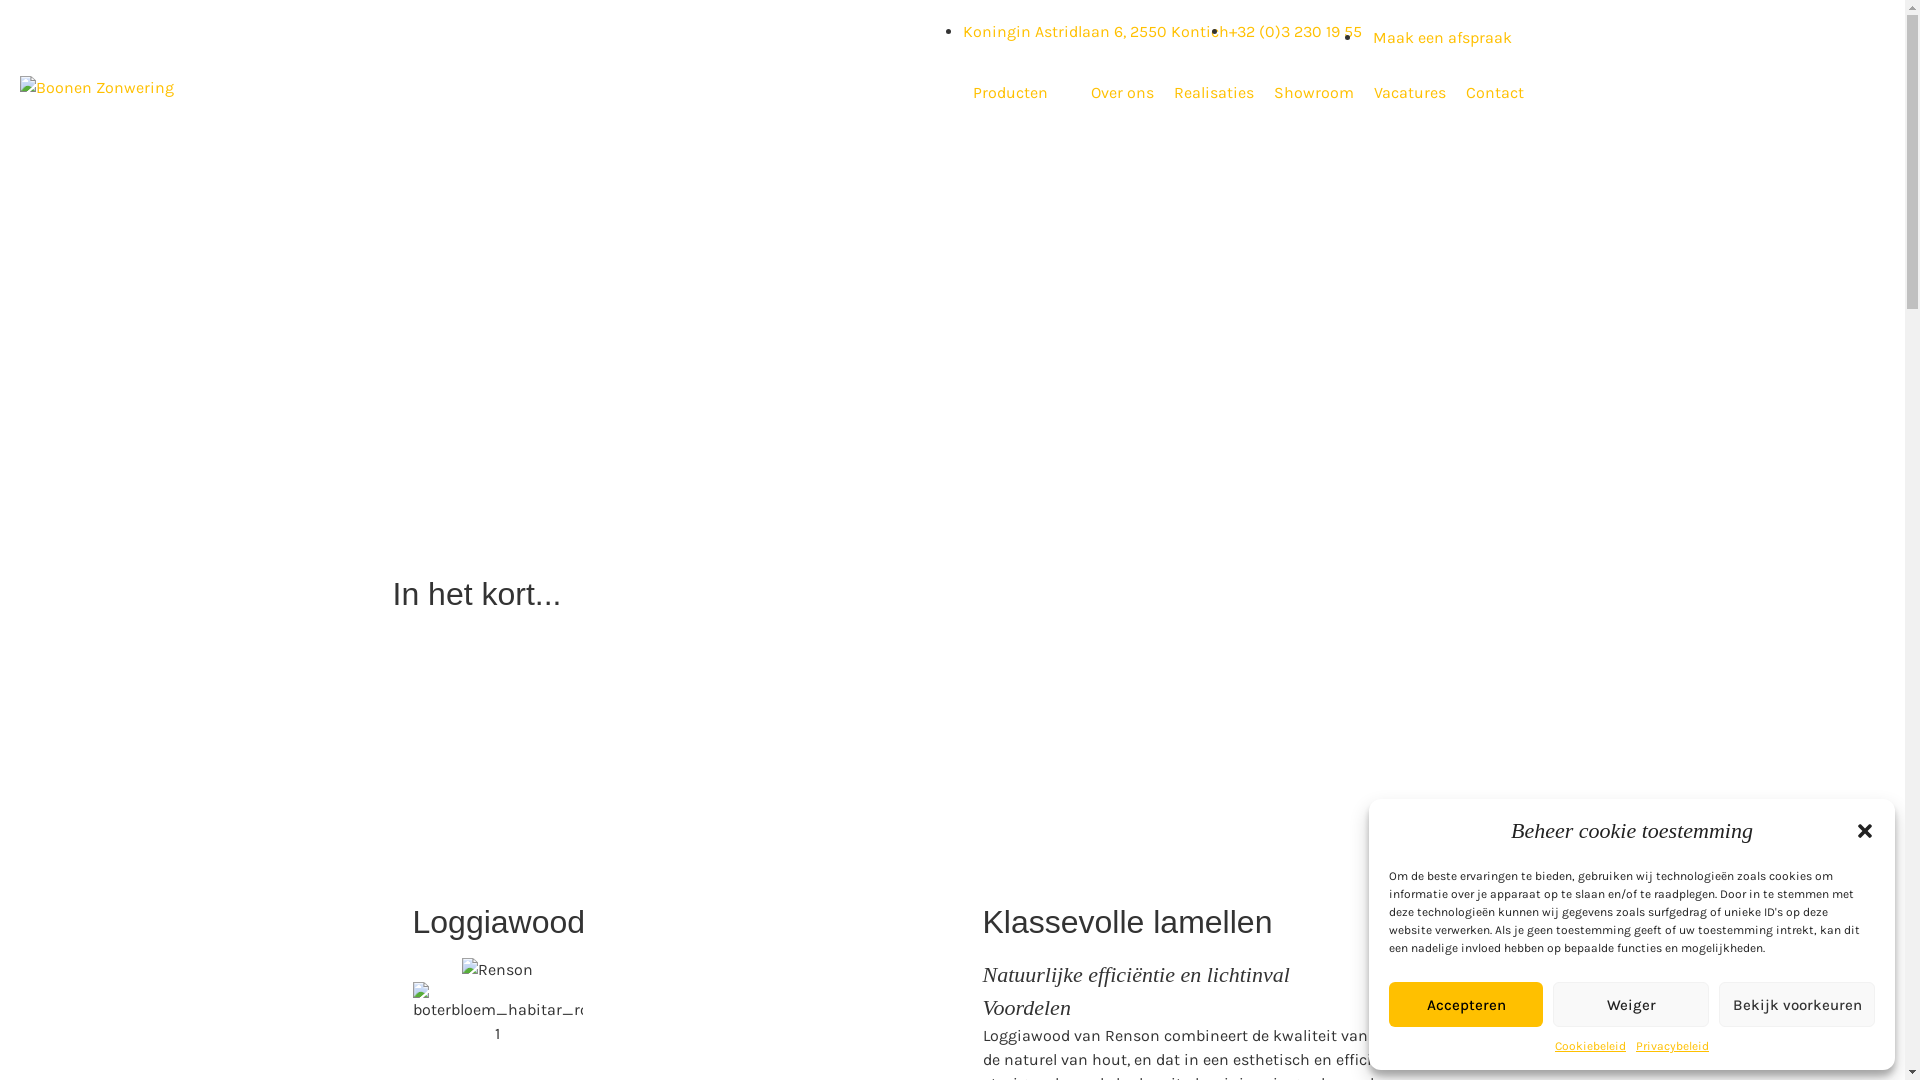 The image size is (1920, 1080). What do you see at coordinates (1552, 1004) in the screenshot?
I see `'Weiger'` at bounding box center [1552, 1004].